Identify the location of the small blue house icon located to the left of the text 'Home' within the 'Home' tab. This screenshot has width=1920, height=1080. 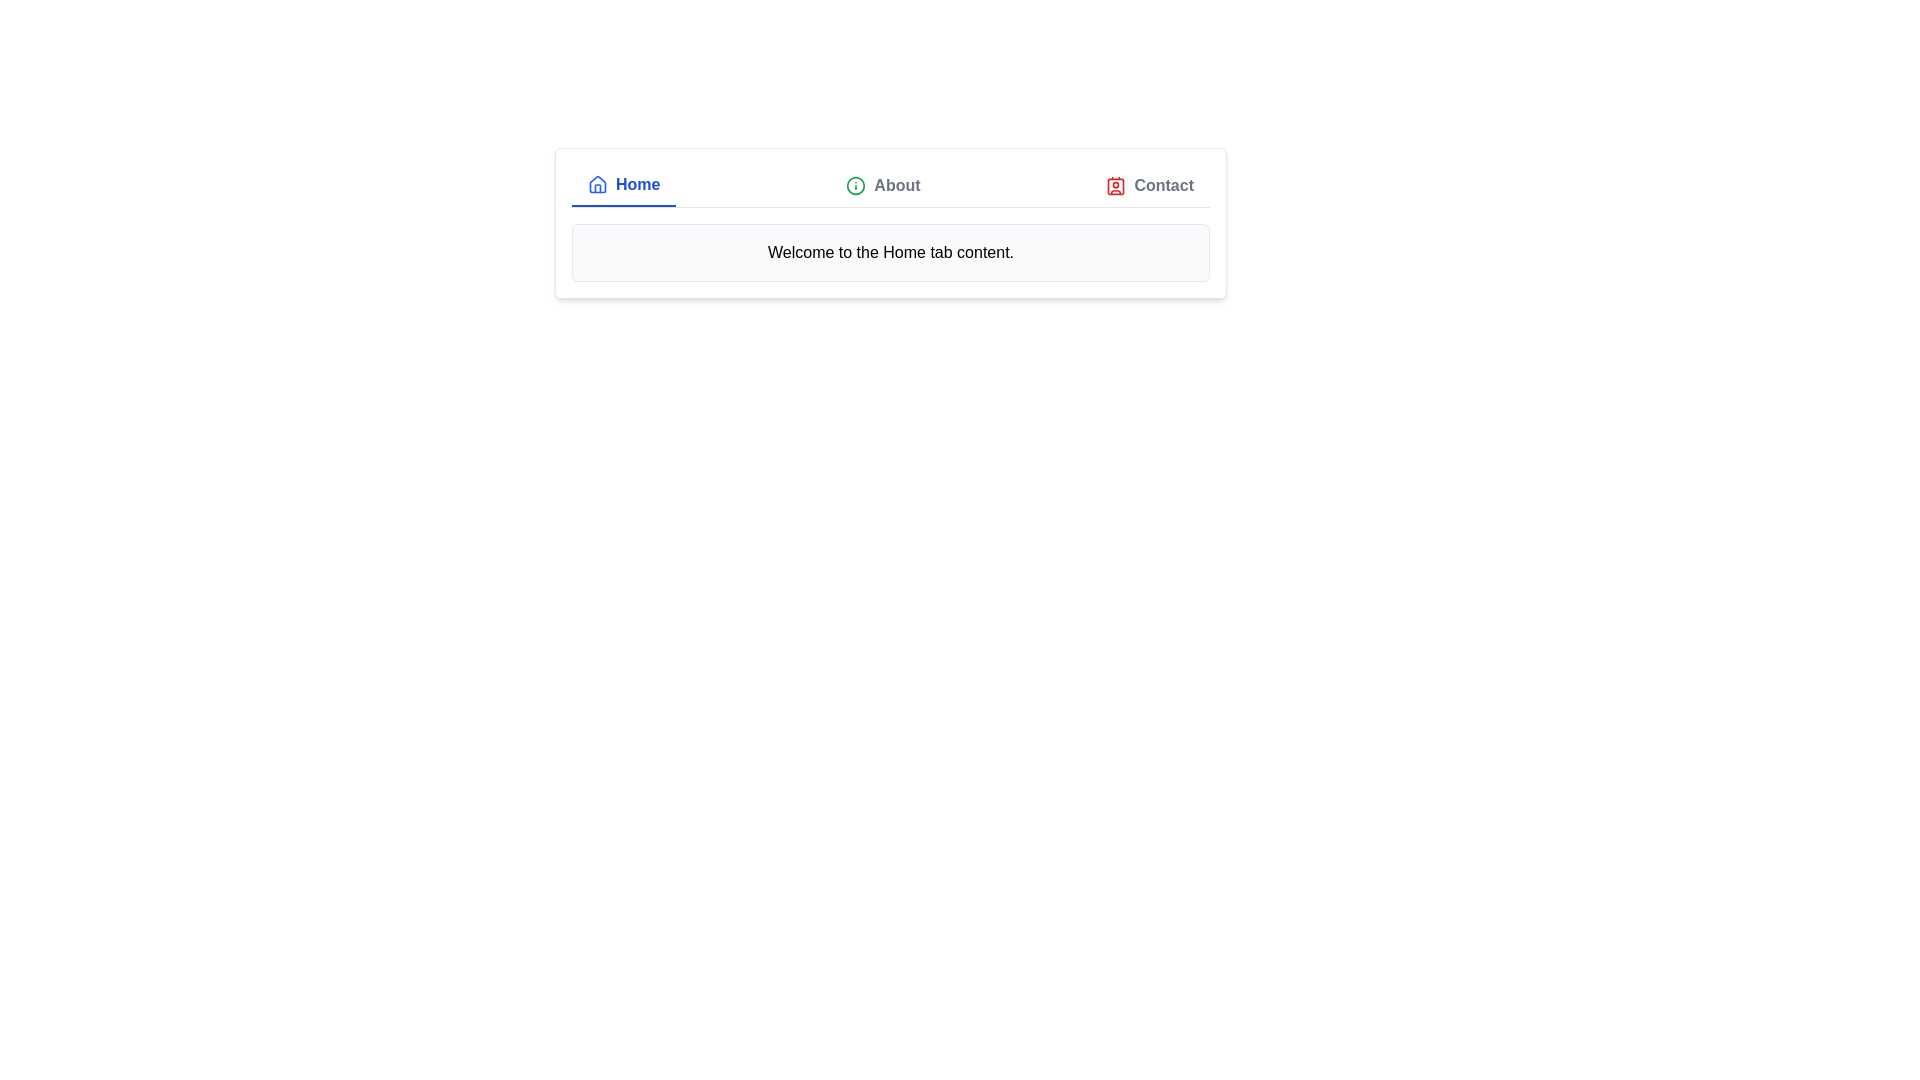
(597, 185).